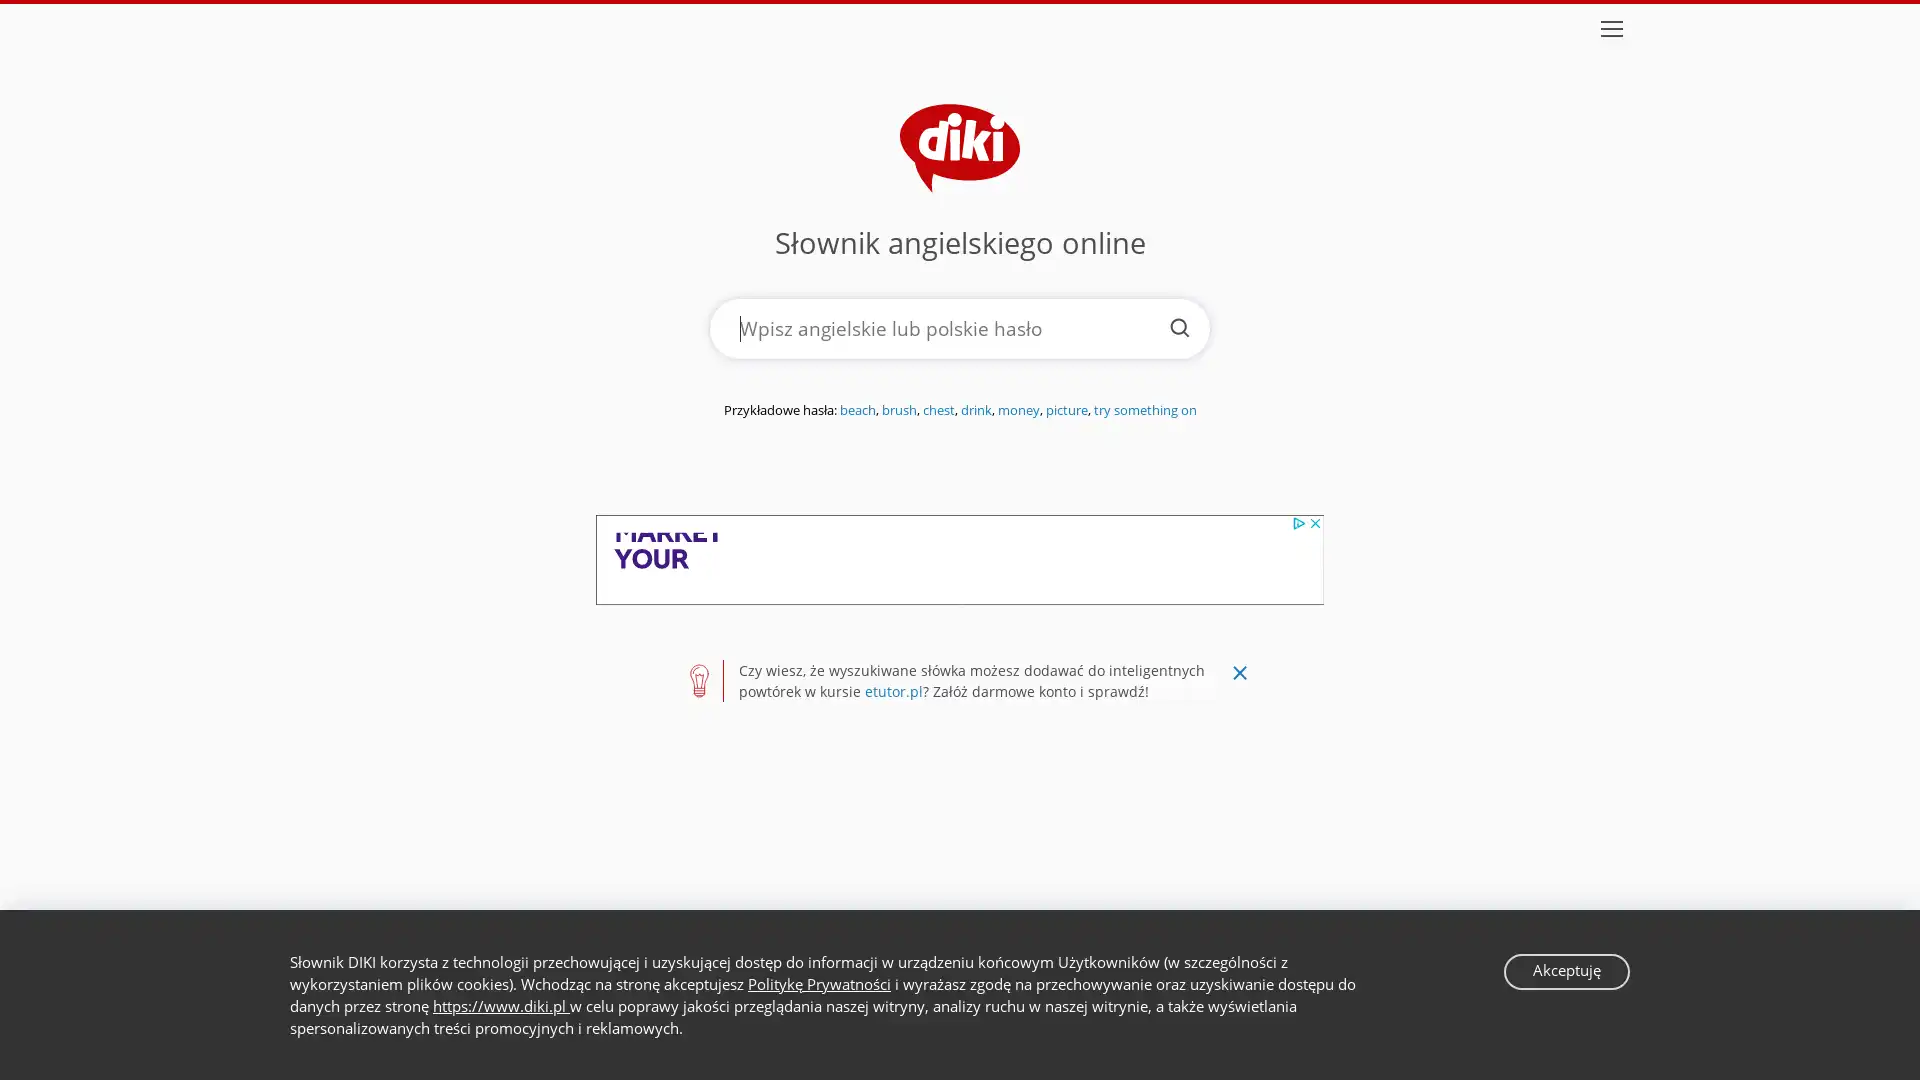 The width and height of the screenshot is (1920, 1080). What do you see at coordinates (1180, 326) in the screenshot?
I see `Szukaj` at bounding box center [1180, 326].